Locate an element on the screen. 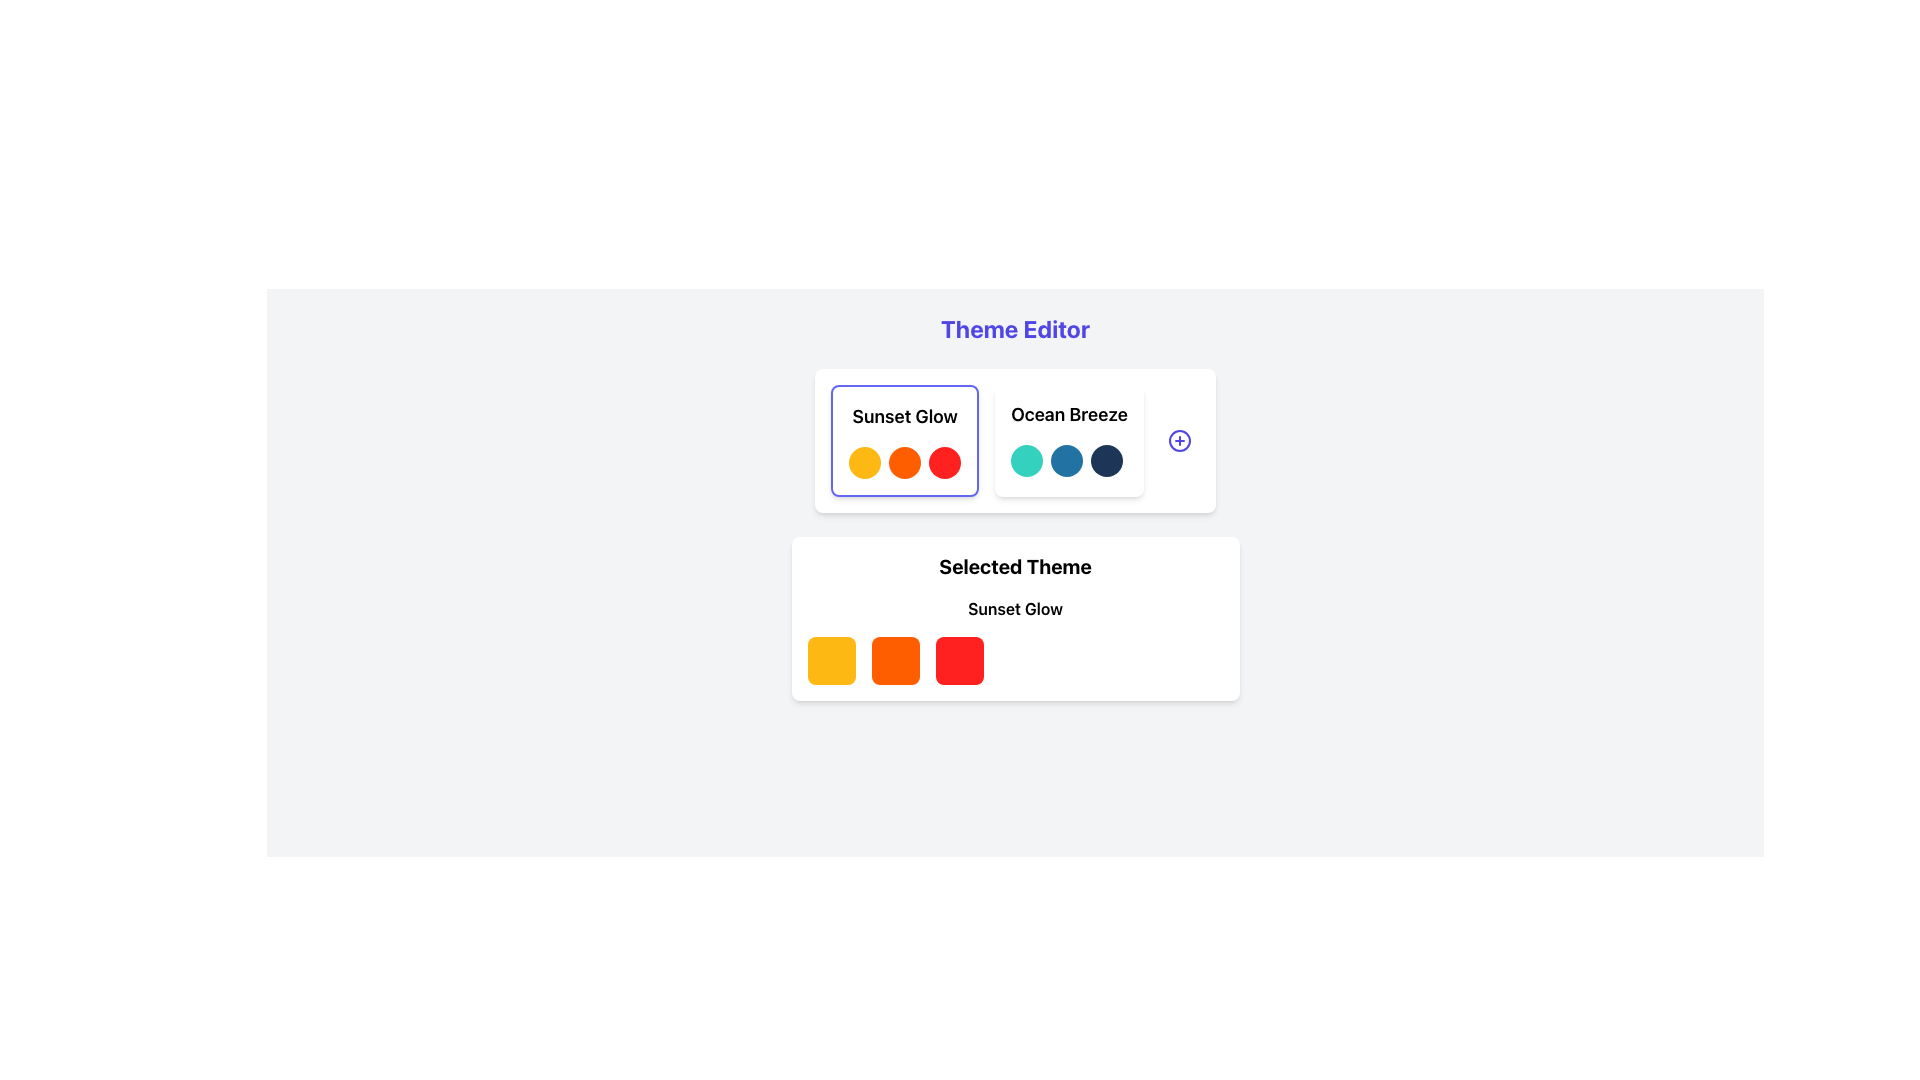  the middle decorative blue circle in the 'Ocean Breeze' section, which is styled with a rounded appearance and has no text or icon is located at coordinates (1066, 461).